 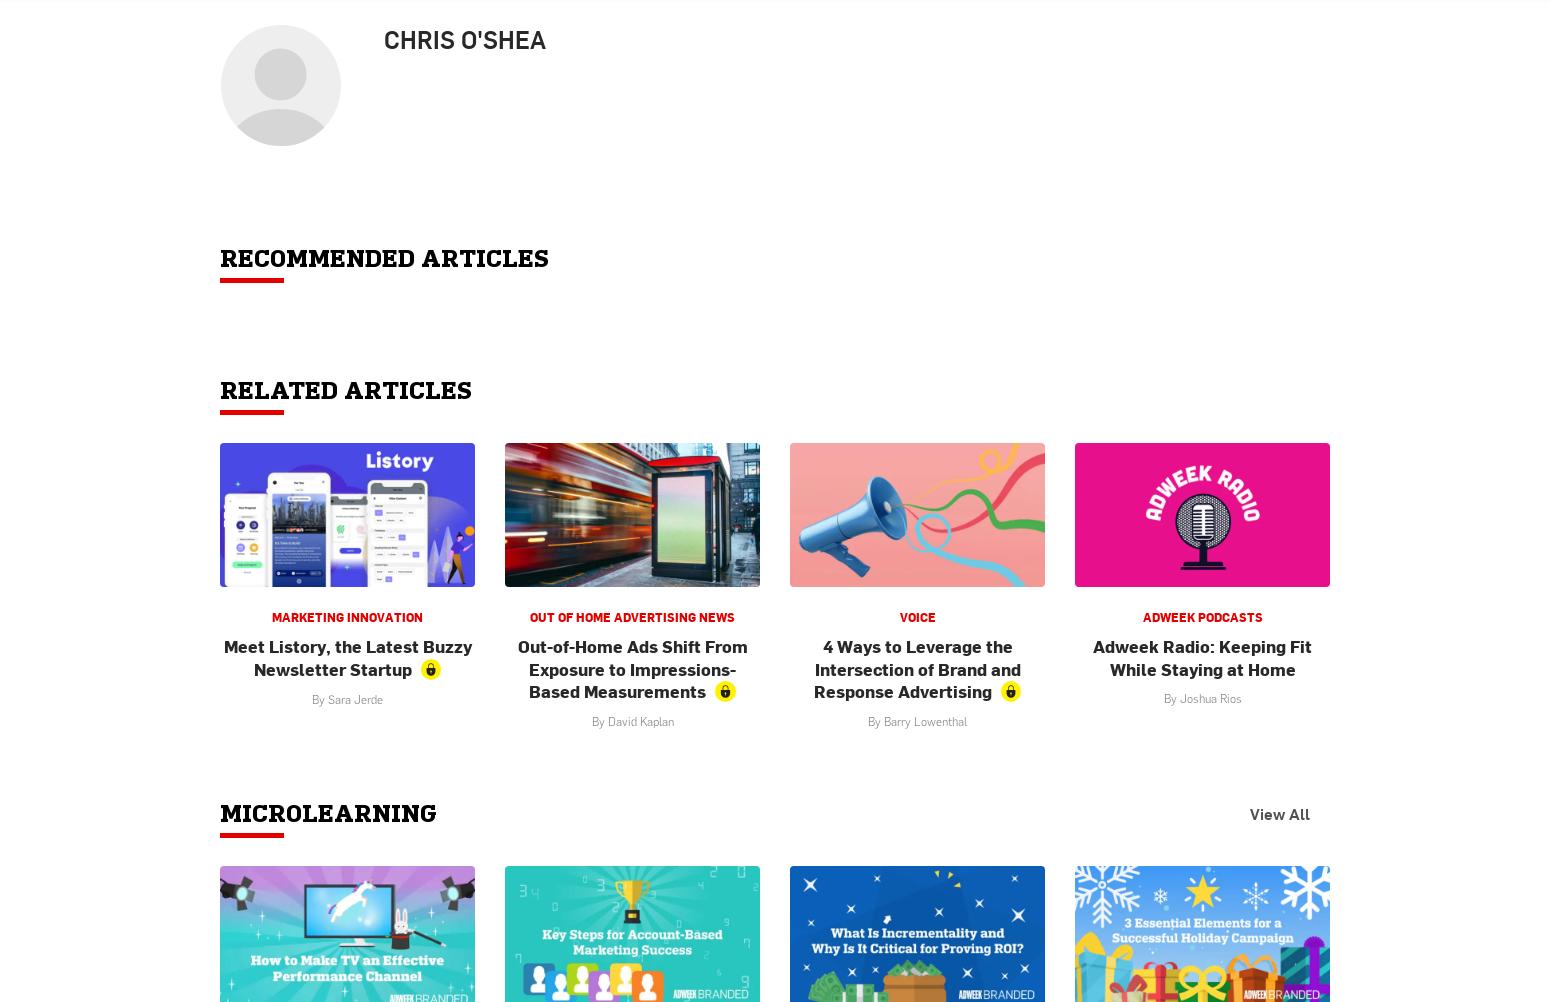 I want to click on 'Out-of-Home Ads Shift From Exposure to Impressions-Based Measurements', so click(x=630, y=668).